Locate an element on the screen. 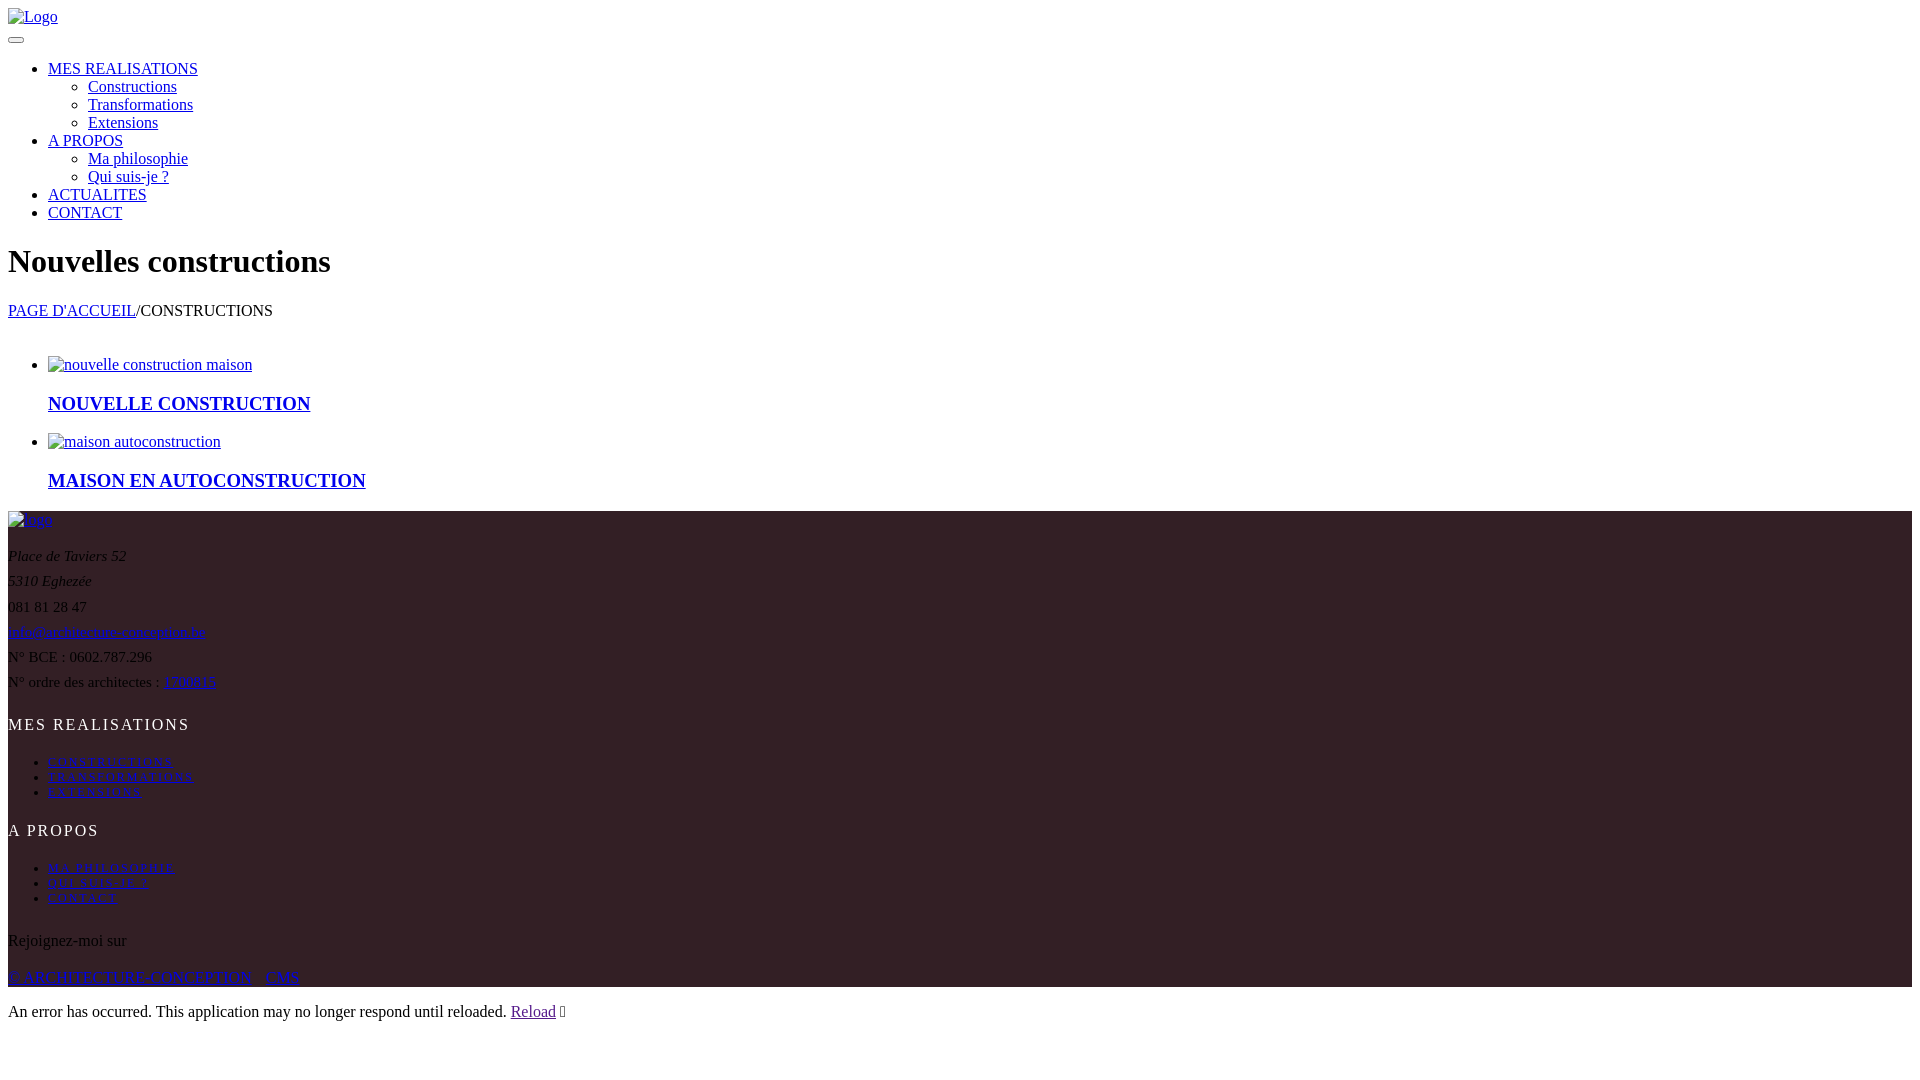  'MAISON EN AUTOCONSTRUCTION' is located at coordinates (206, 480).